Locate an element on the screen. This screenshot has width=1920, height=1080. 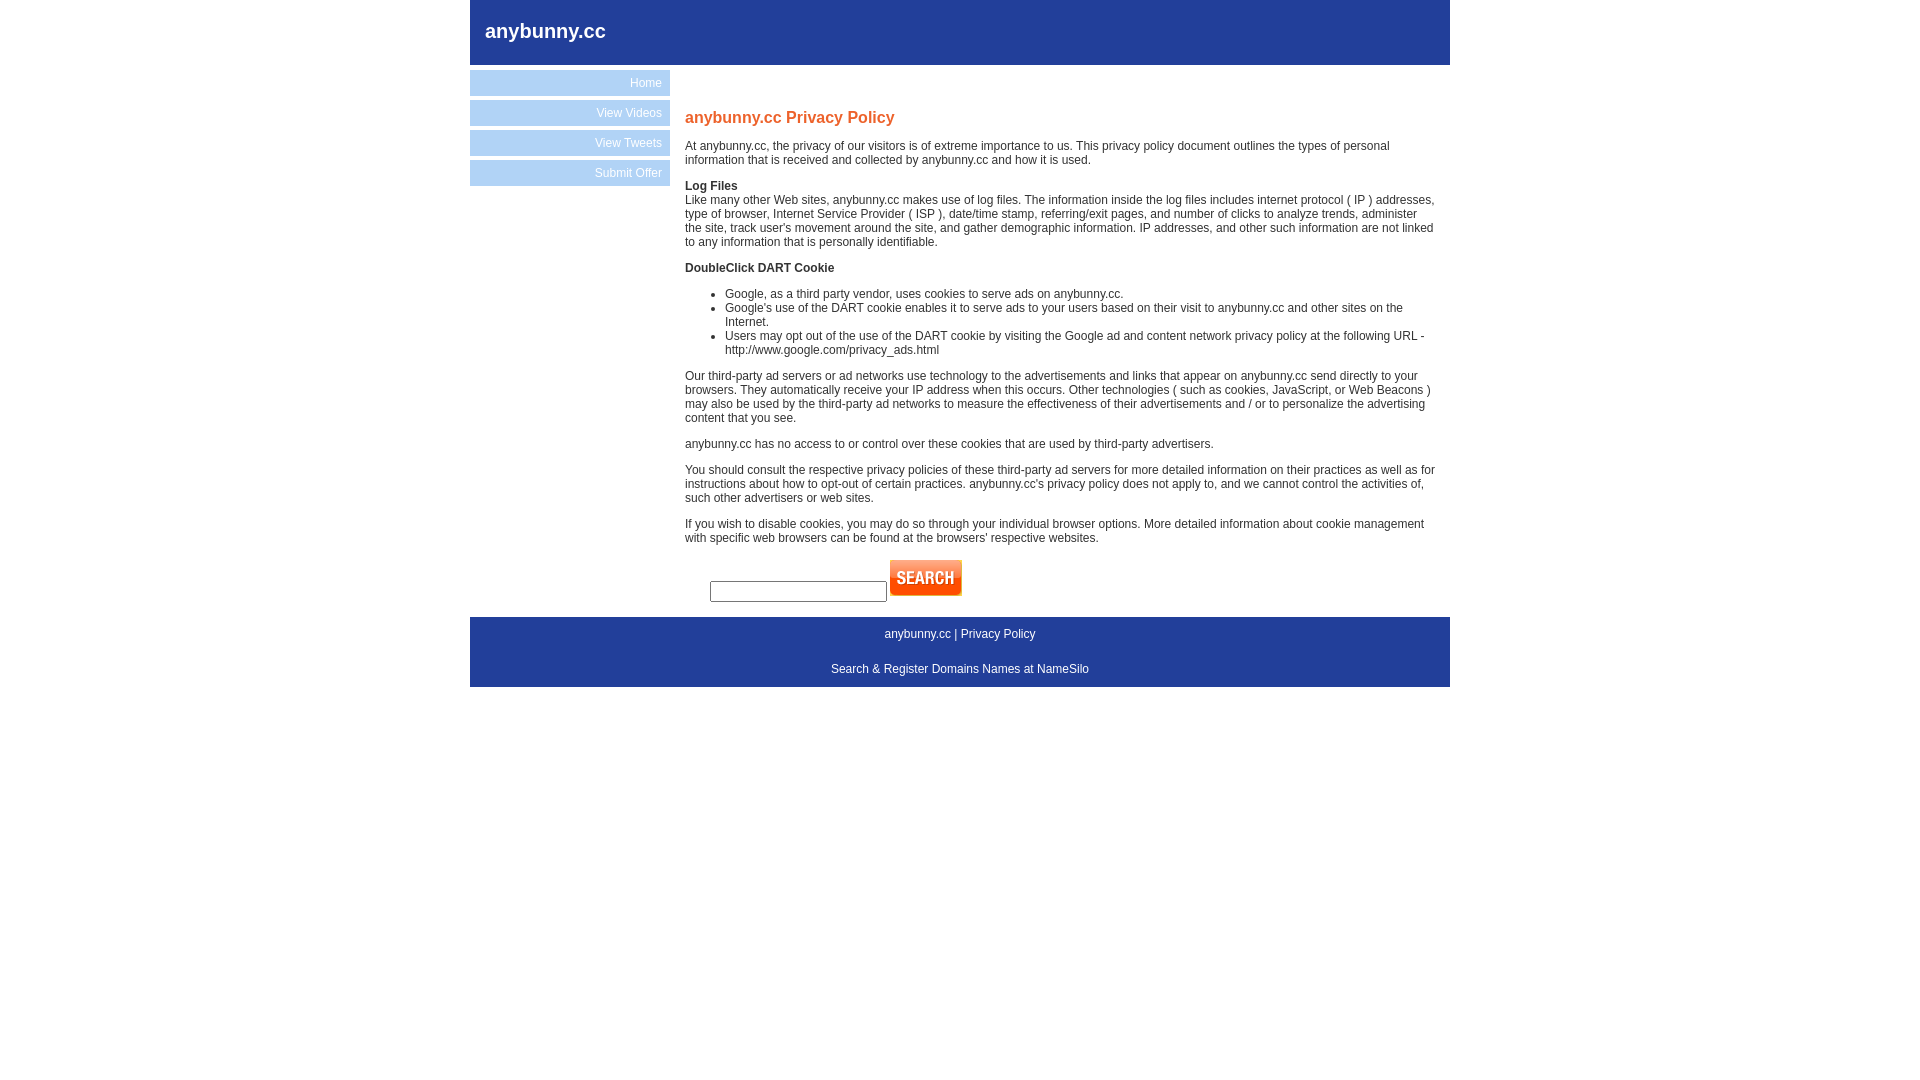
'Privacy Policy' is located at coordinates (960, 633).